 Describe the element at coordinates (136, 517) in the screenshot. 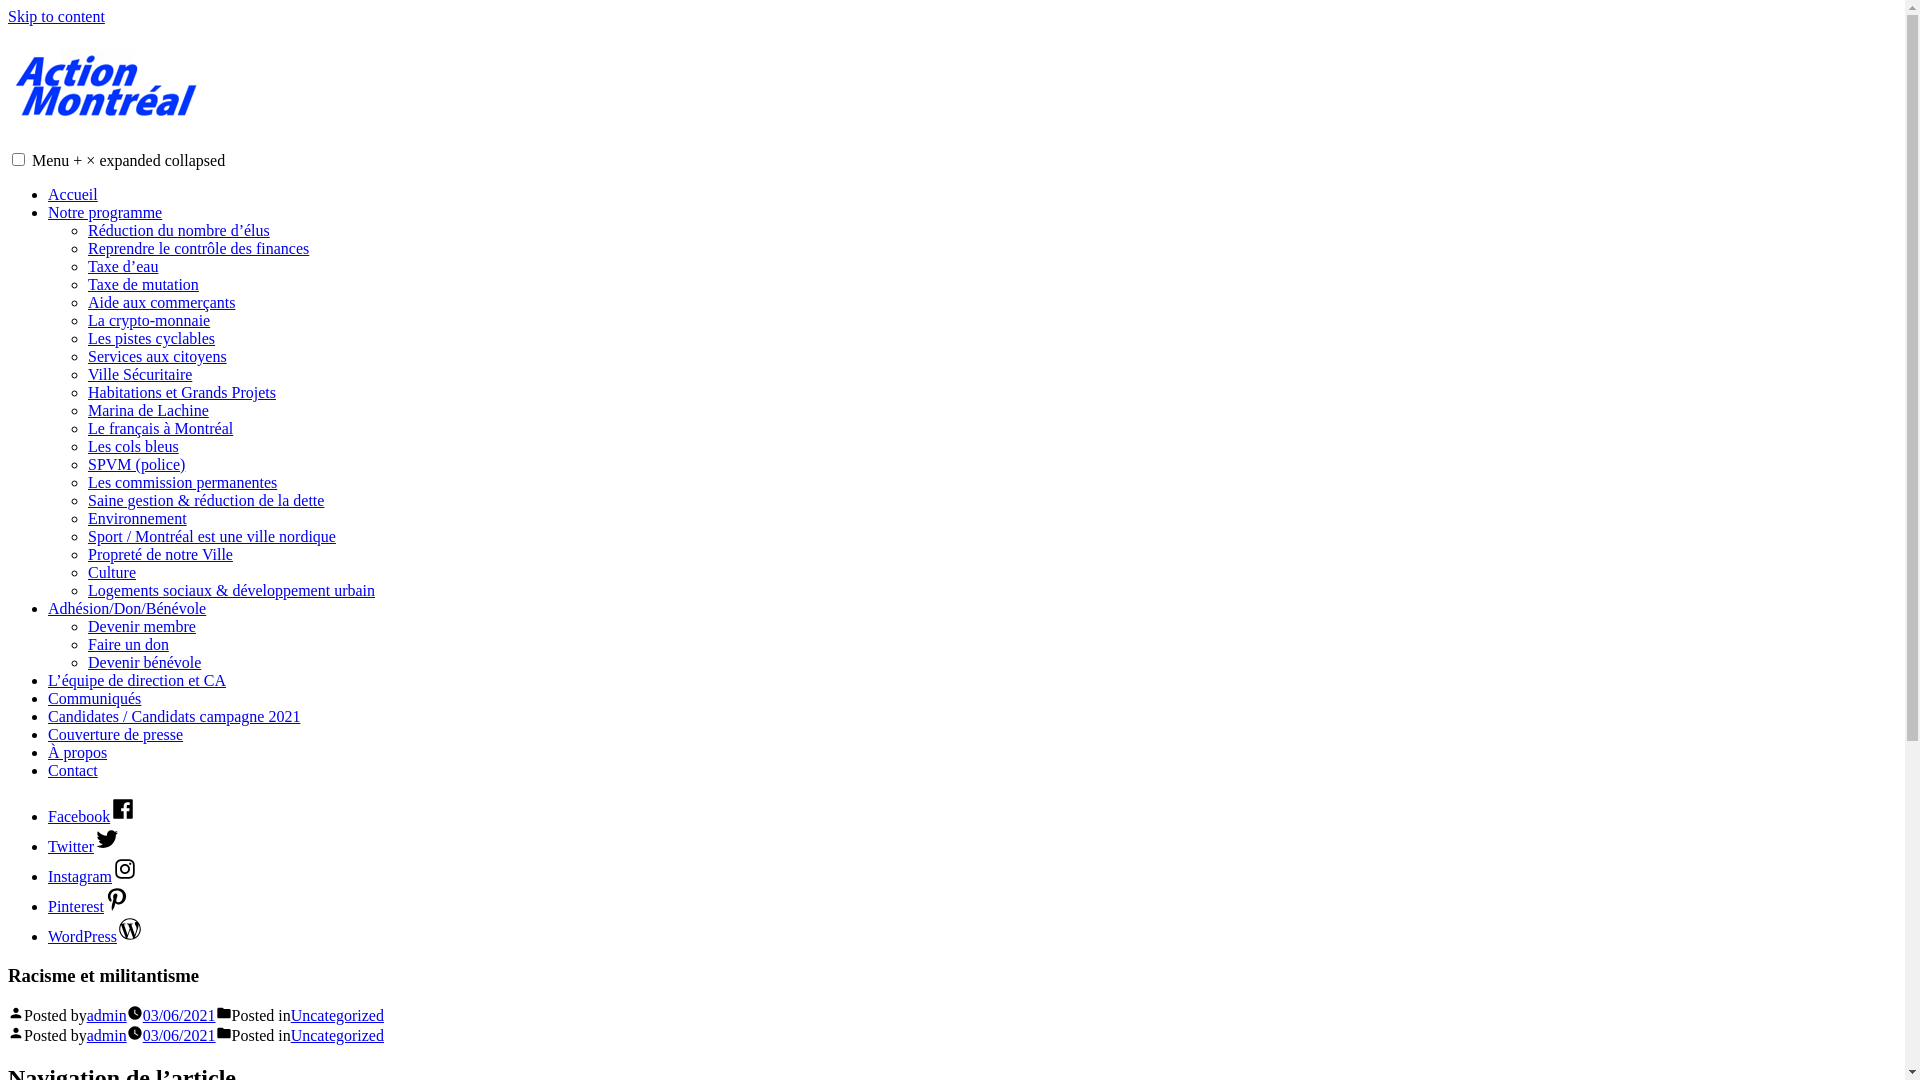

I see `'Environnement'` at that location.